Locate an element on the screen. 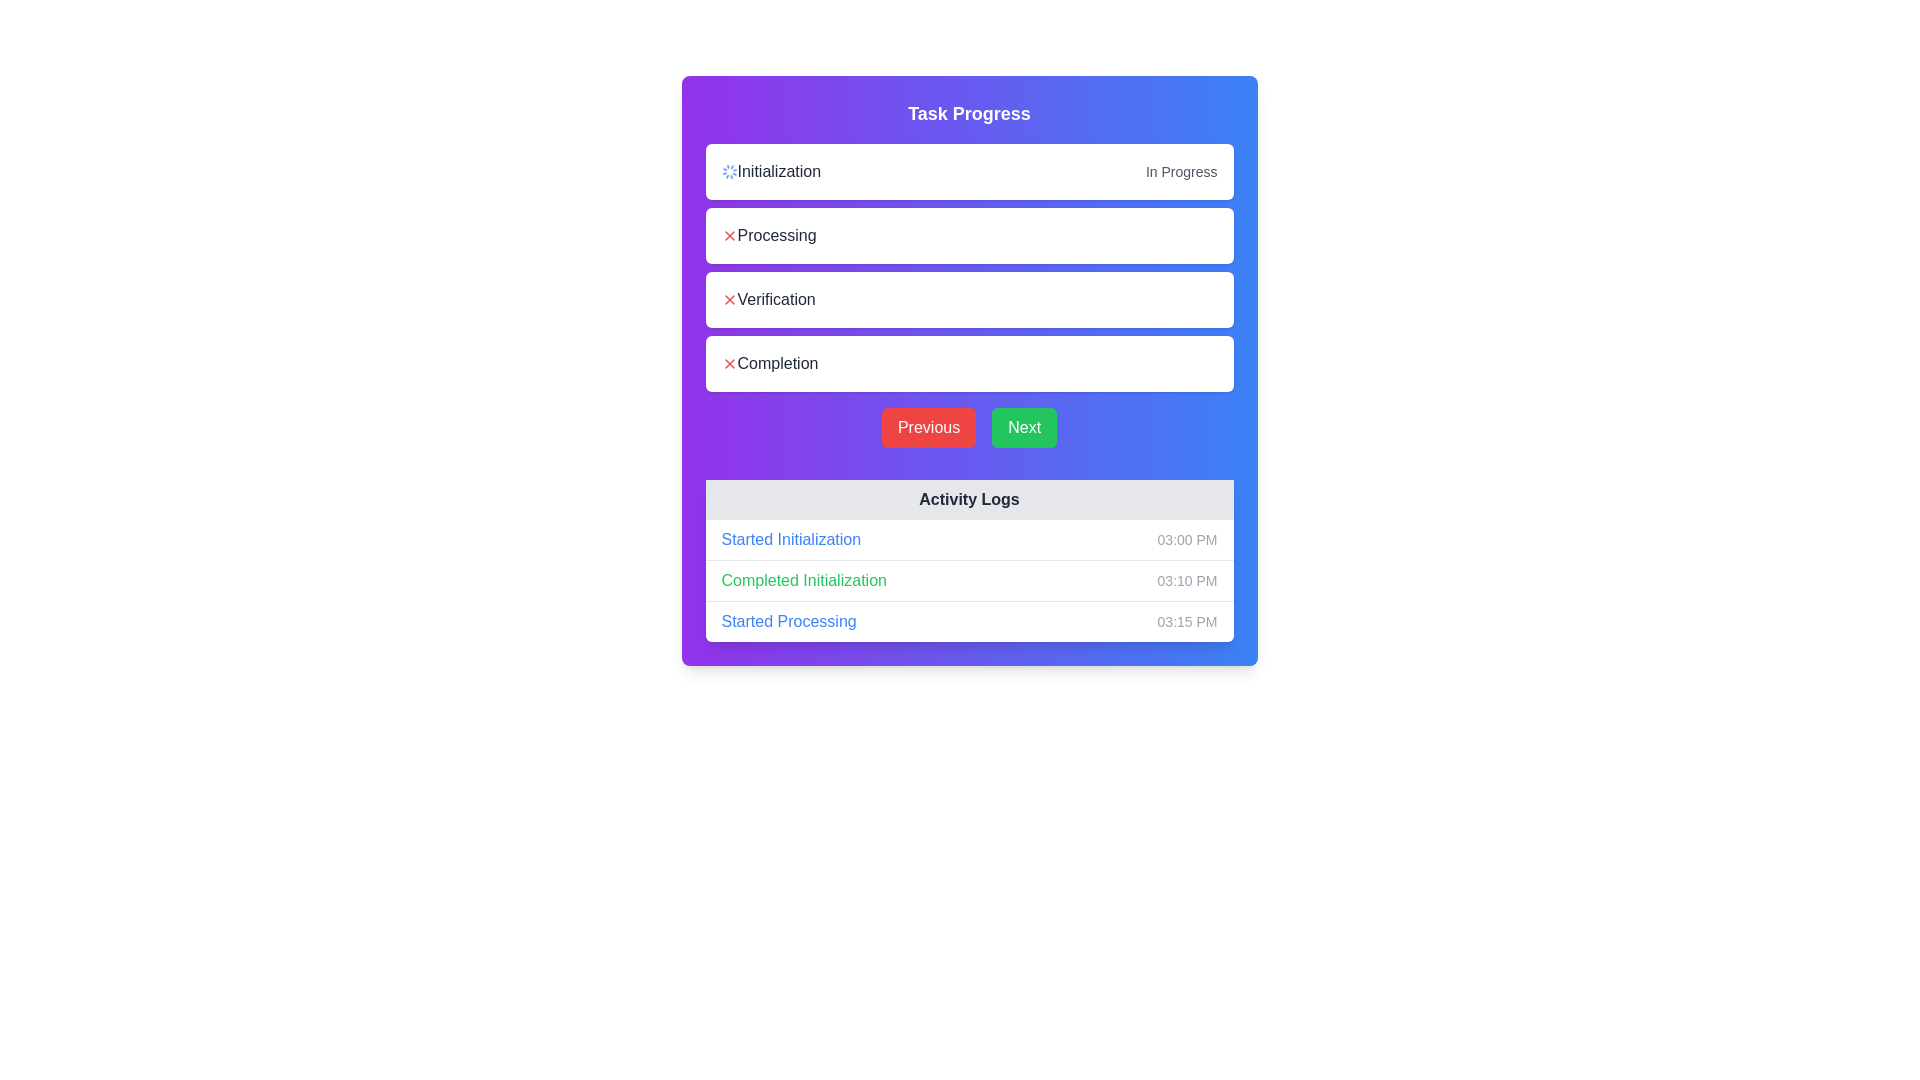 The width and height of the screenshot is (1920, 1080). the text label that serves as the title for the activity log section, positioned at the top of the panel above the list of activity entries is located at coordinates (969, 499).